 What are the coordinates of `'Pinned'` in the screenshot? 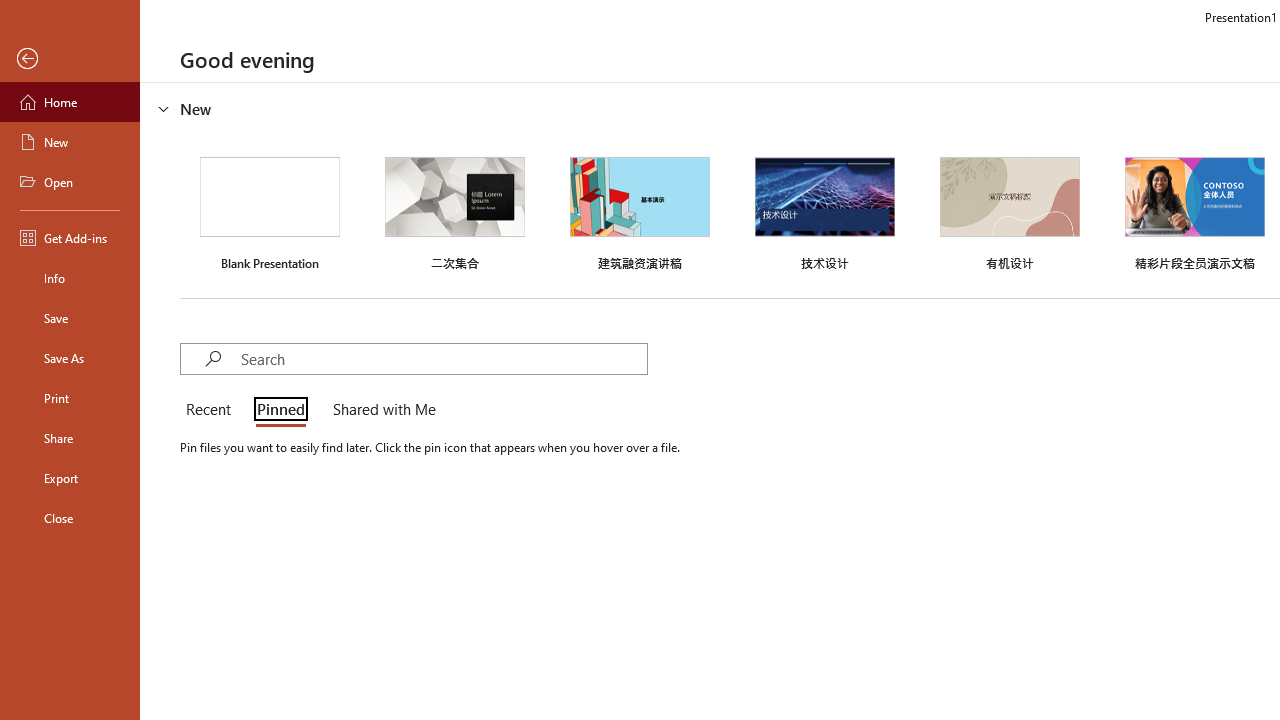 It's located at (279, 410).